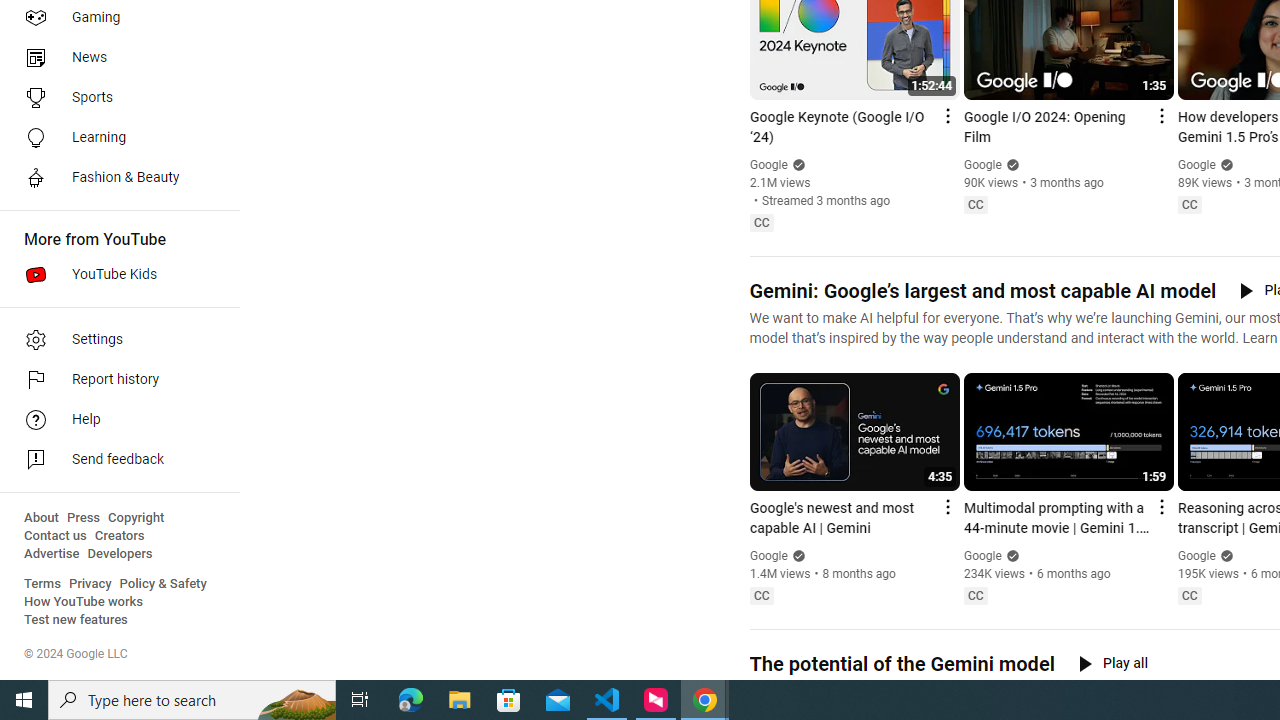 This screenshot has height=720, width=1280. Describe the element at coordinates (42, 584) in the screenshot. I see `'Terms'` at that location.